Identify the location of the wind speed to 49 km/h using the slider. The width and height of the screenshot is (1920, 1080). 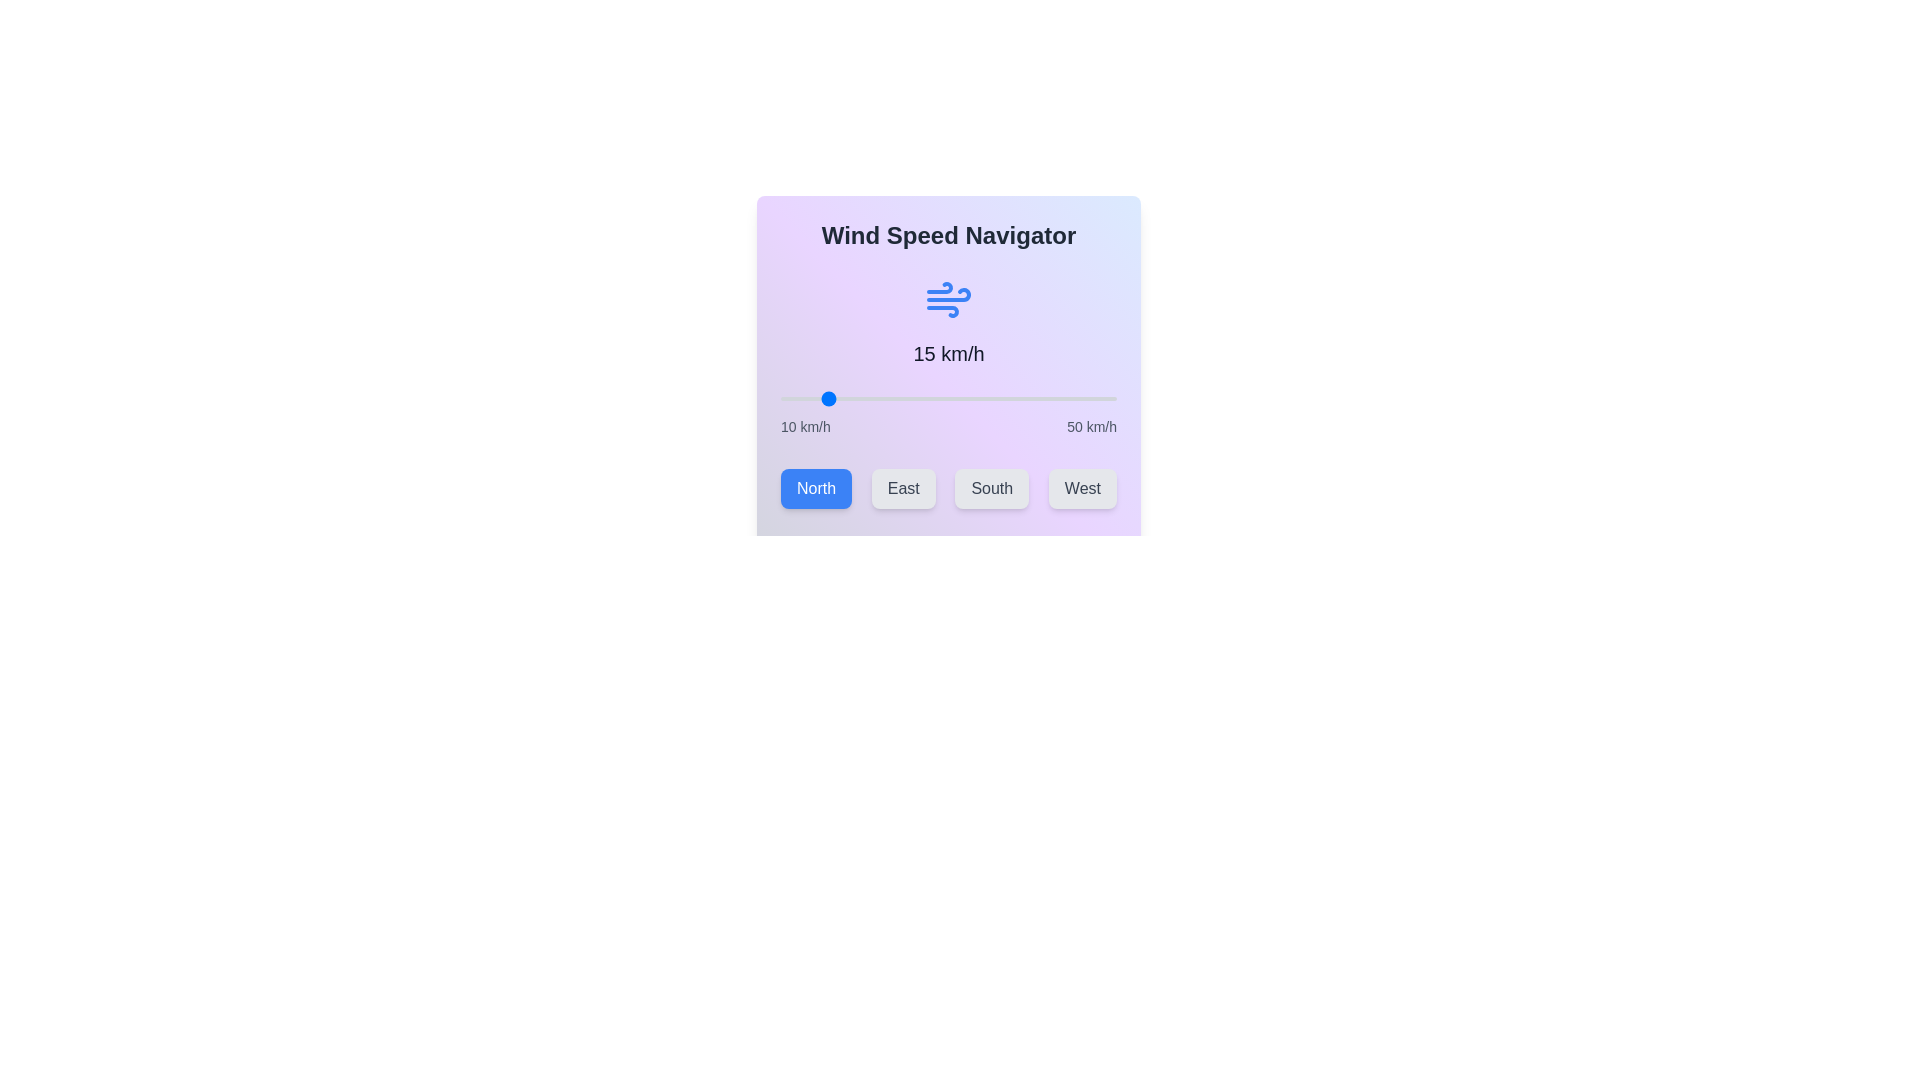
(1107, 398).